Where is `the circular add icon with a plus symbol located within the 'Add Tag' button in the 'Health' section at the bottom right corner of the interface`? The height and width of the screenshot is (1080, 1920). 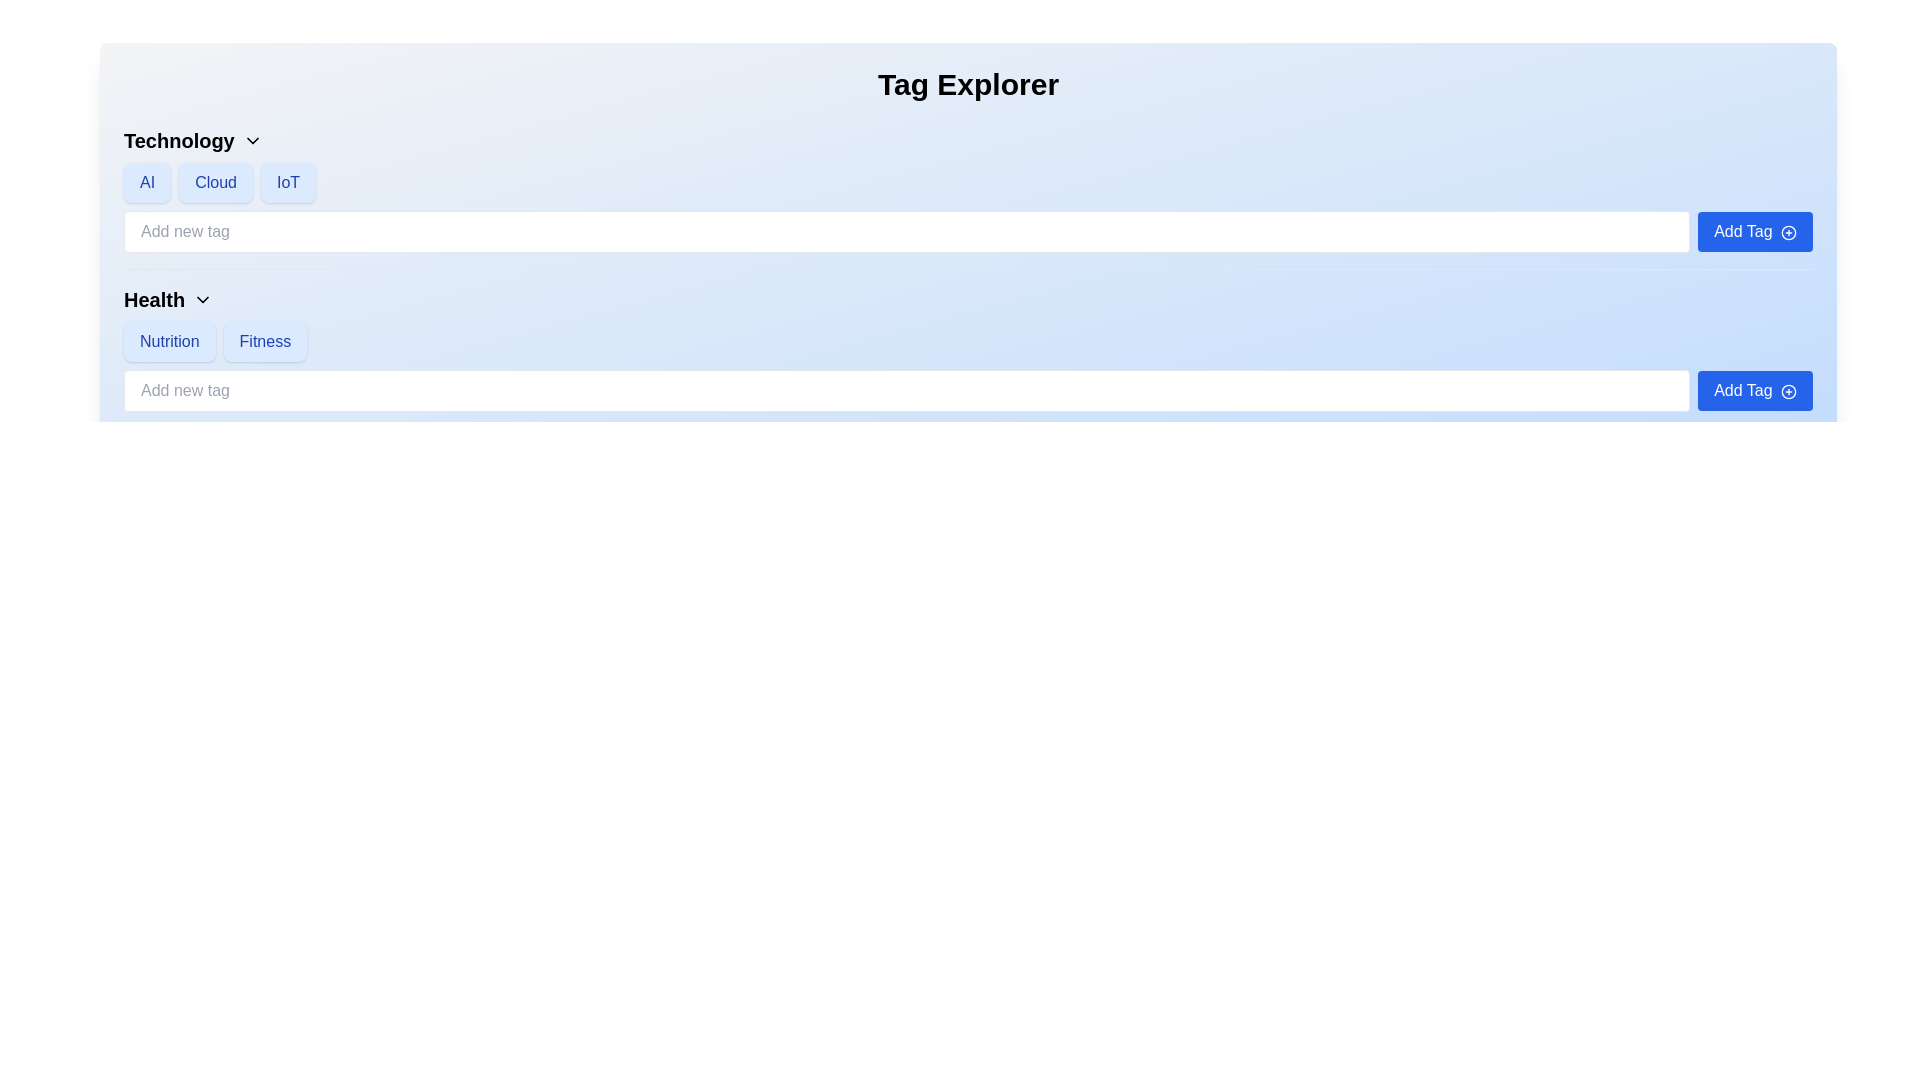
the circular add icon with a plus symbol located within the 'Add Tag' button in the 'Health' section at the bottom right corner of the interface is located at coordinates (1789, 390).